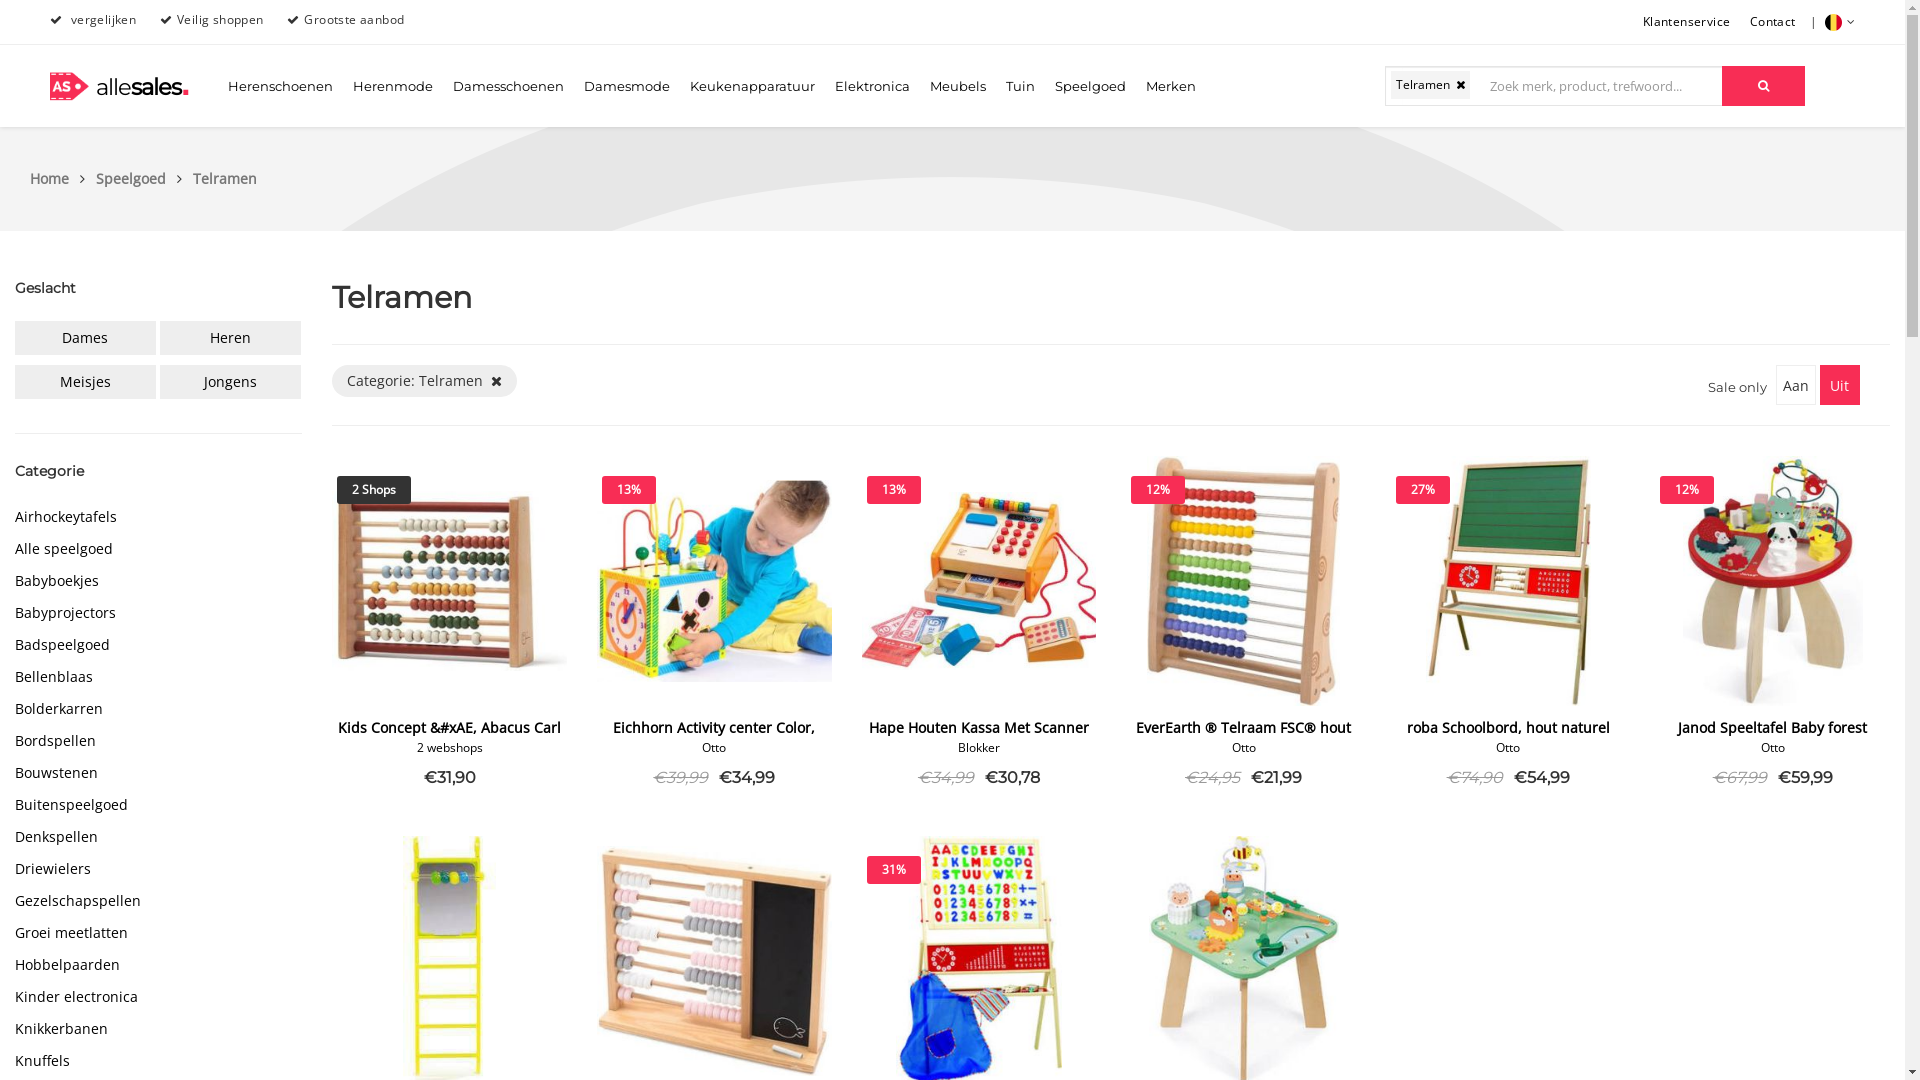 The width and height of the screenshot is (1920, 1080). What do you see at coordinates (1795, 385) in the screenshot?
I see `'Aan'` at bounding box center [1795, 385].